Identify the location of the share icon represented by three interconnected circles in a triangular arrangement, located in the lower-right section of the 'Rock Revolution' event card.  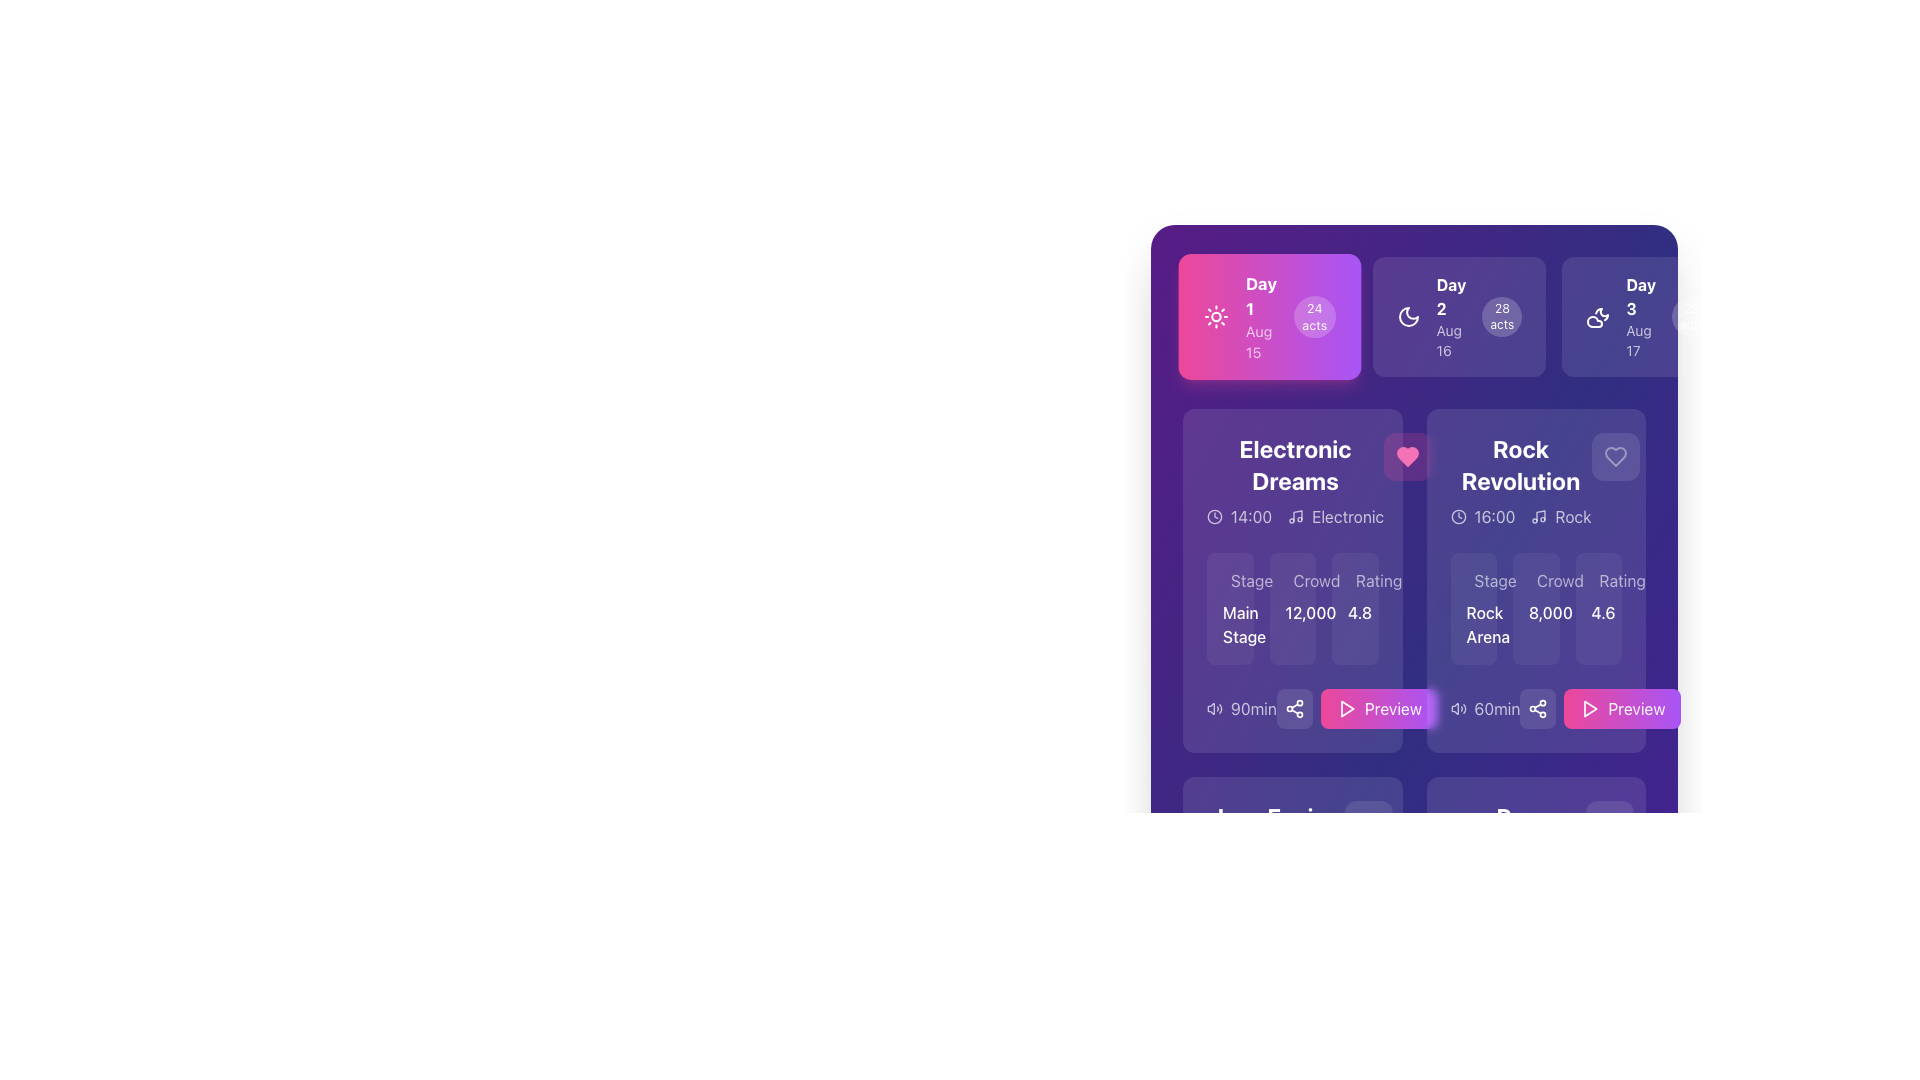
(1294, 708).